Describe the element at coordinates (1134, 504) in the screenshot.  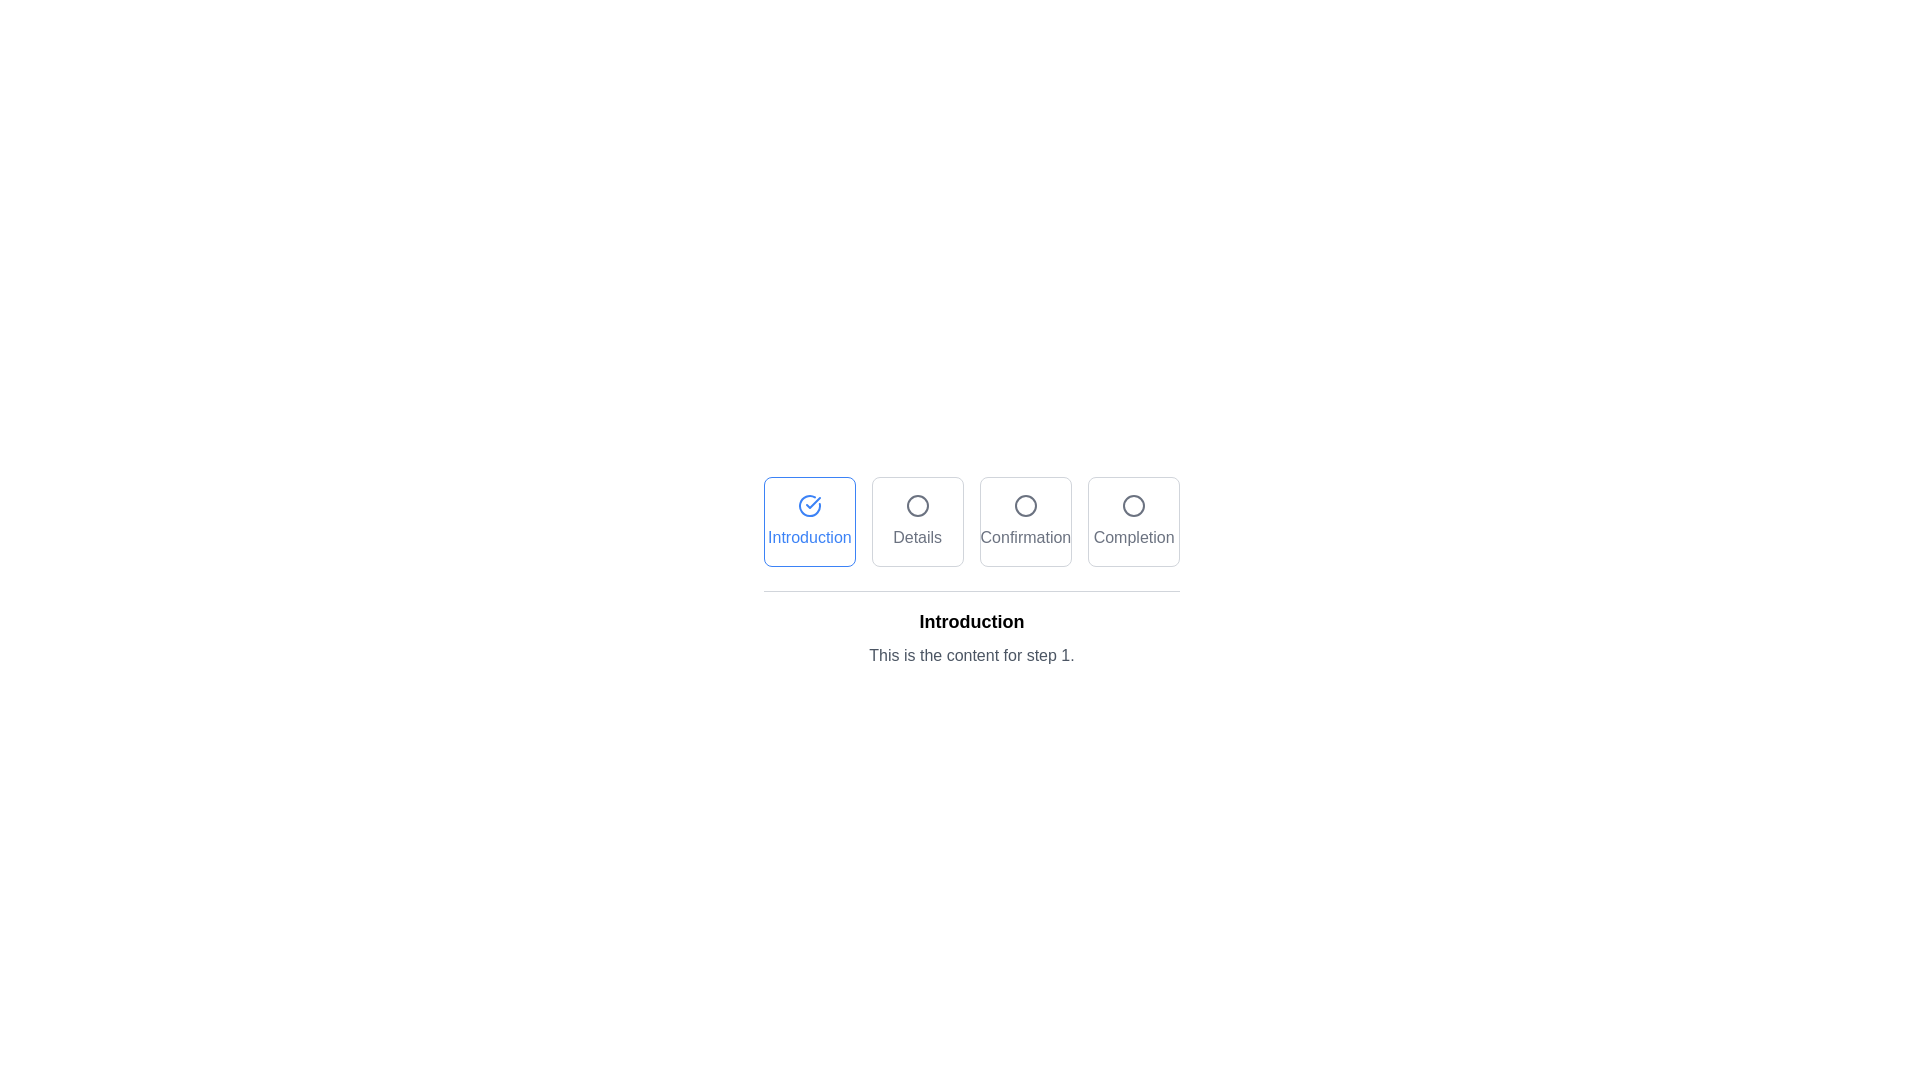
I see `the small circular icon with a thin outline located above the 'Completion' text label, which is the fourth button in a horizontally arranged group of buttons` at that location.